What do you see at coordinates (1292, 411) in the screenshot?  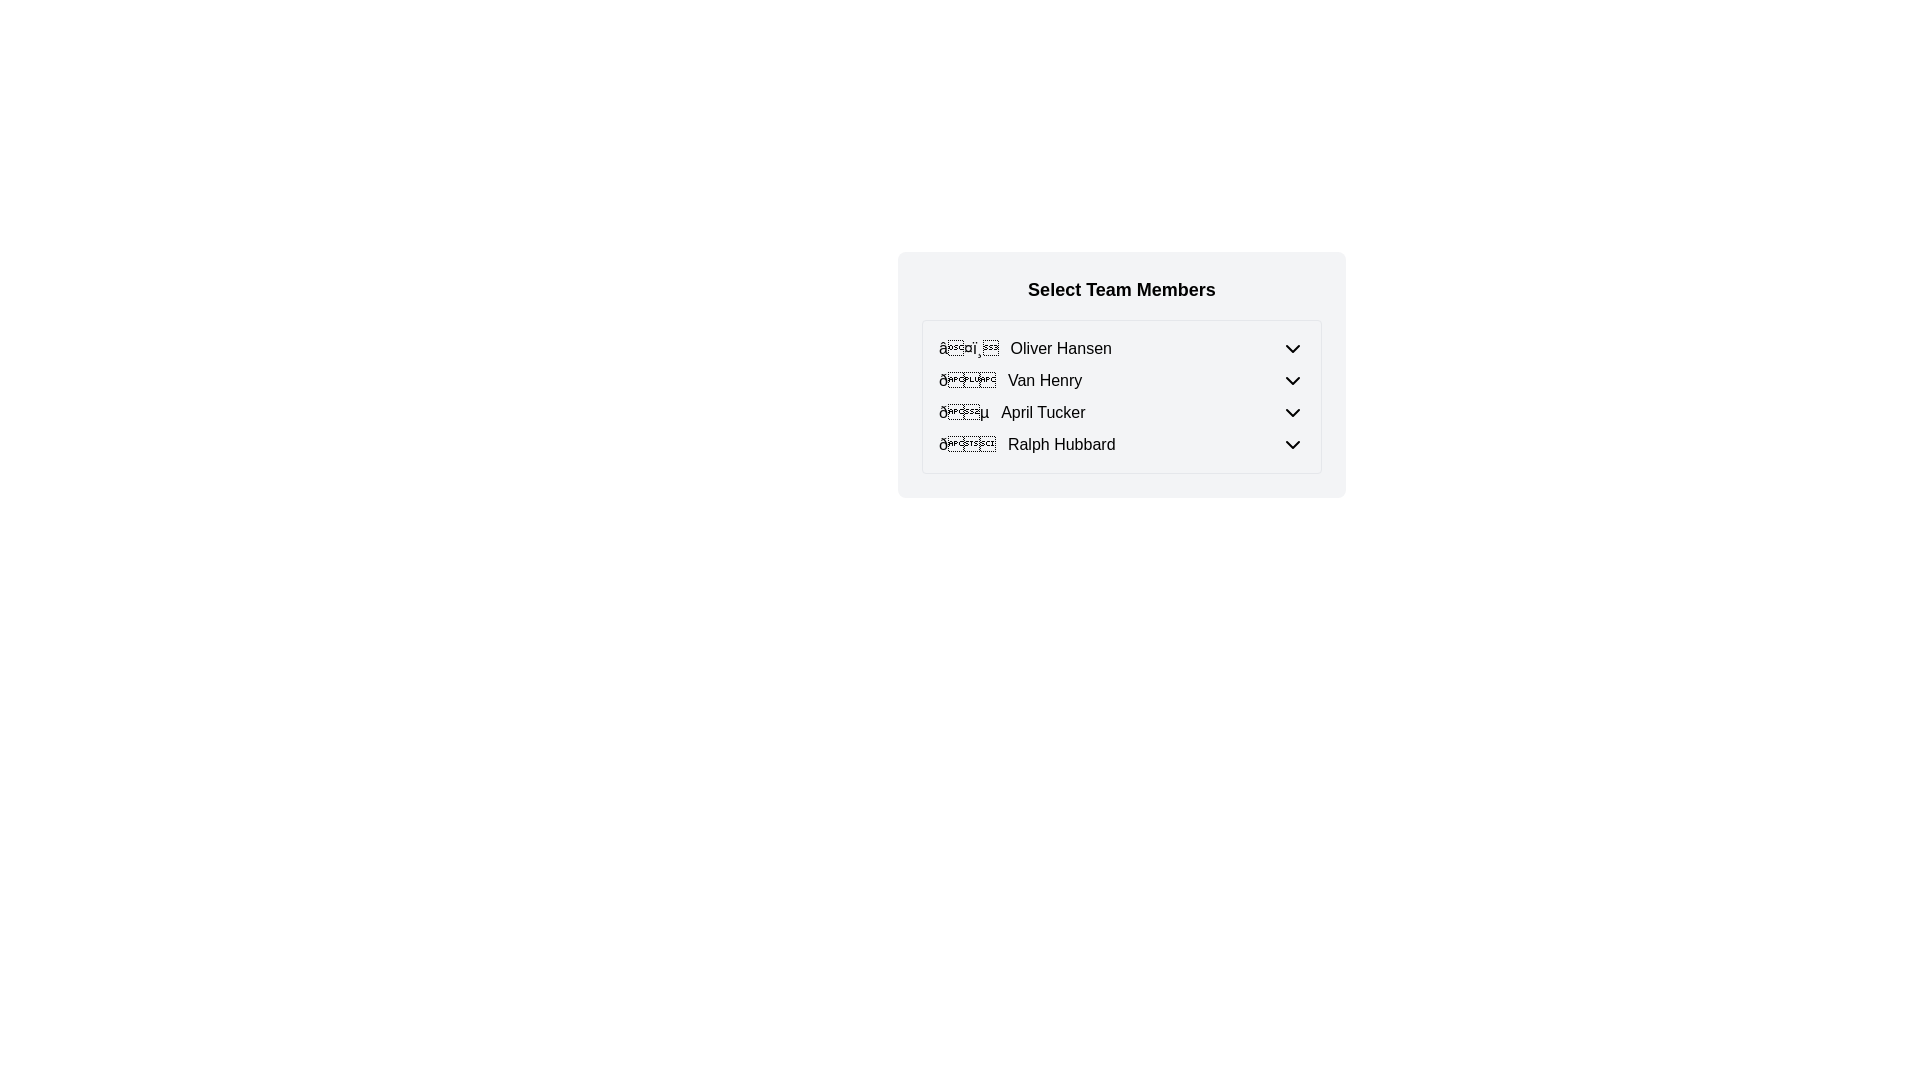 I see `the downward-facing chevron icon` at bounding box center [1292, 411].